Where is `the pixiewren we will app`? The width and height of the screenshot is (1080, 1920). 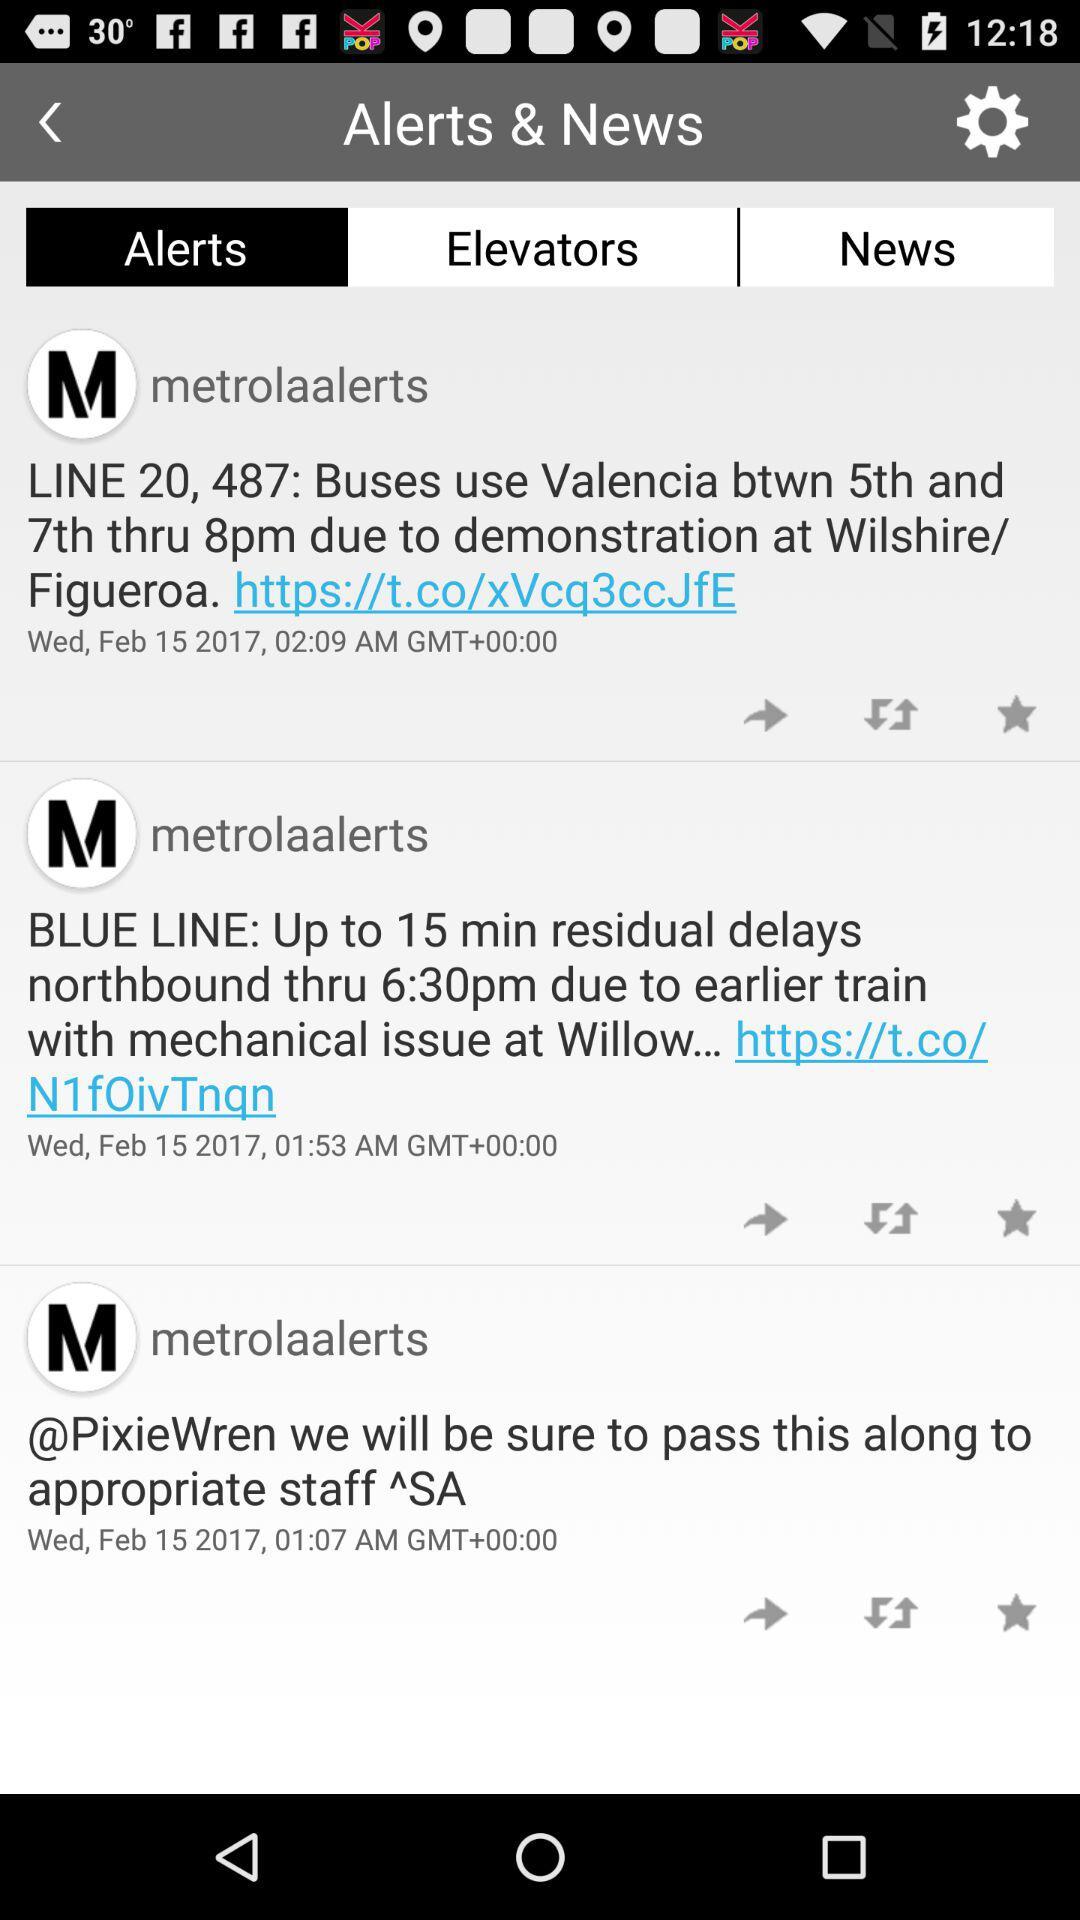
the pixiewren we will app is located at coordinates (540, 1459).